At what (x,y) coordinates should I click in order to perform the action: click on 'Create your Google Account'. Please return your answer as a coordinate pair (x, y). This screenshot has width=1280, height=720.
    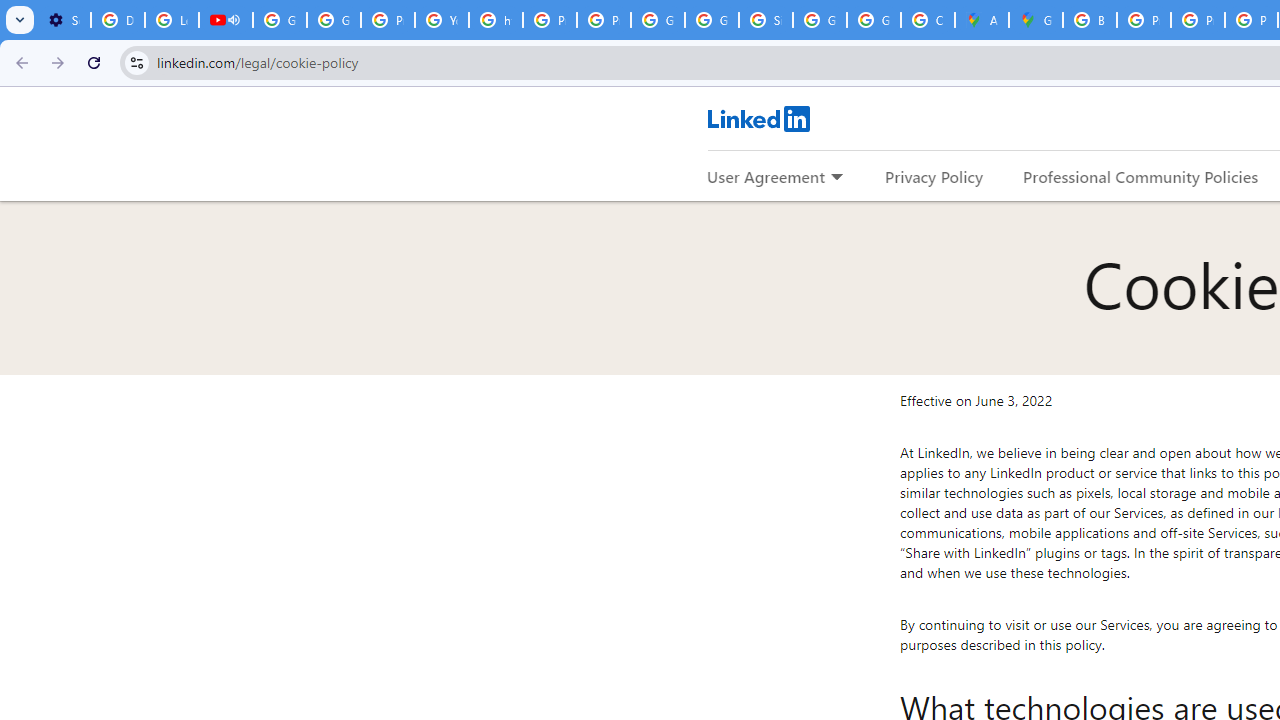
    Looking at the image, I should click on (927, 20).